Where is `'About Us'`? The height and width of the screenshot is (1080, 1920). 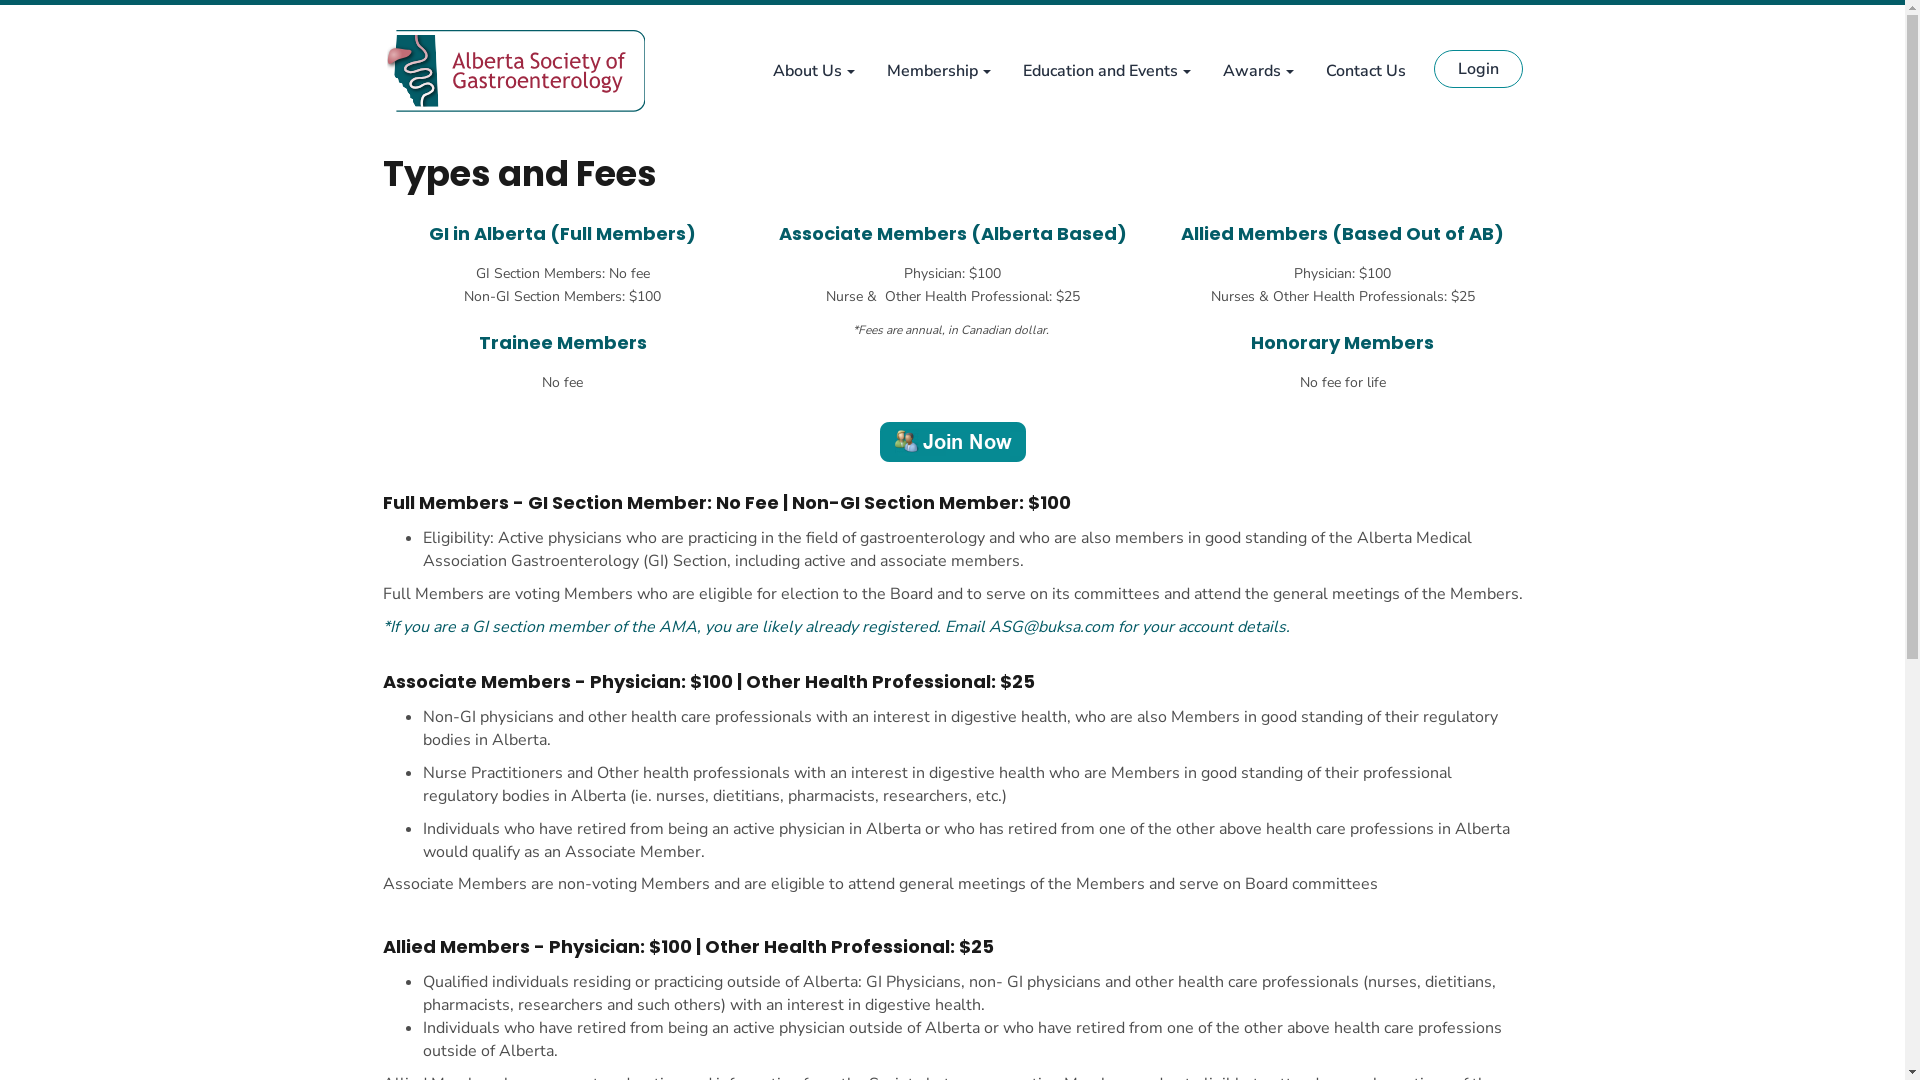
'About Us' is located at coordinates (754, 69).